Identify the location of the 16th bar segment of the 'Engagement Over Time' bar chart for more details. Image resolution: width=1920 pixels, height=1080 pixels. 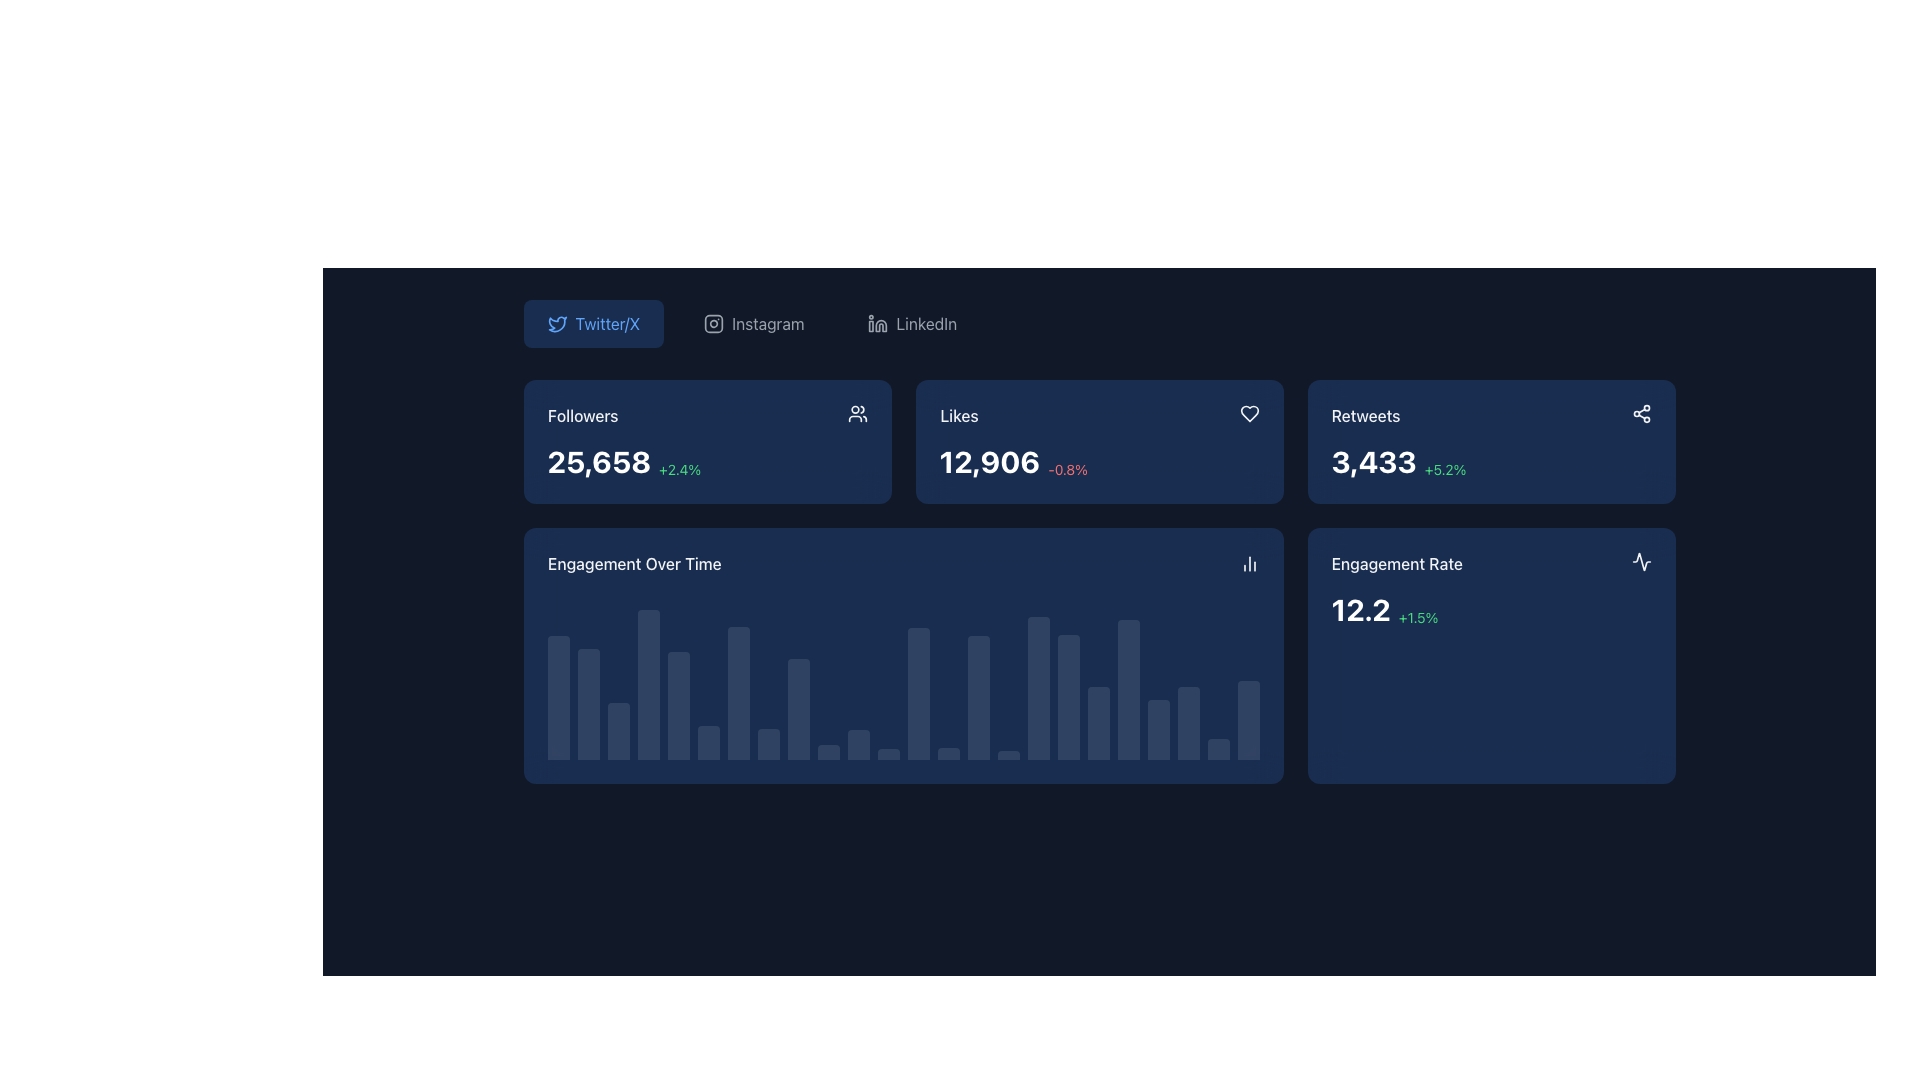
(1008, 755).